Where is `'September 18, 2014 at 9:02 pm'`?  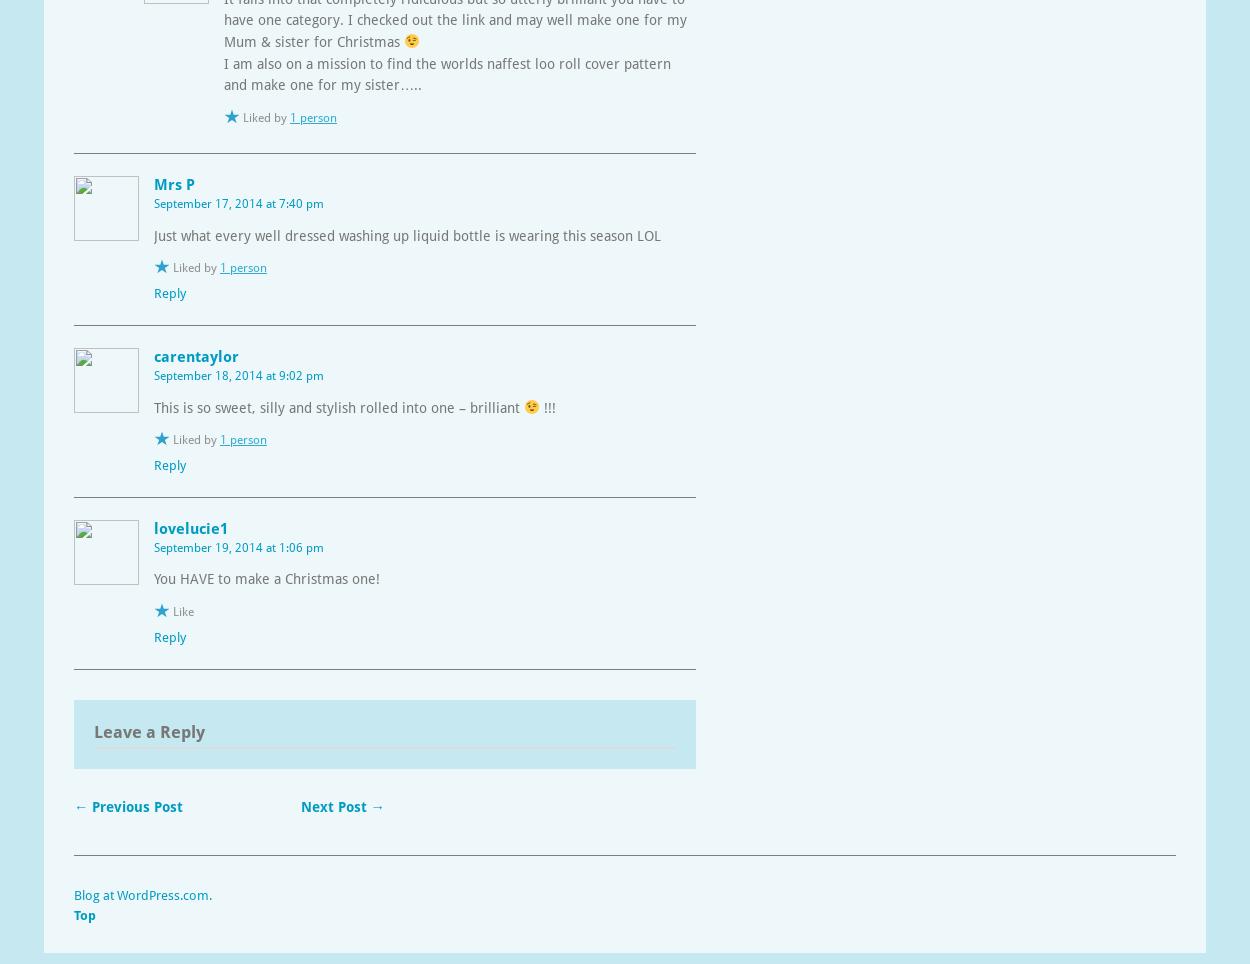 'September 18, 2014 at 9:02 pm' is located at coordinates (238, 375).